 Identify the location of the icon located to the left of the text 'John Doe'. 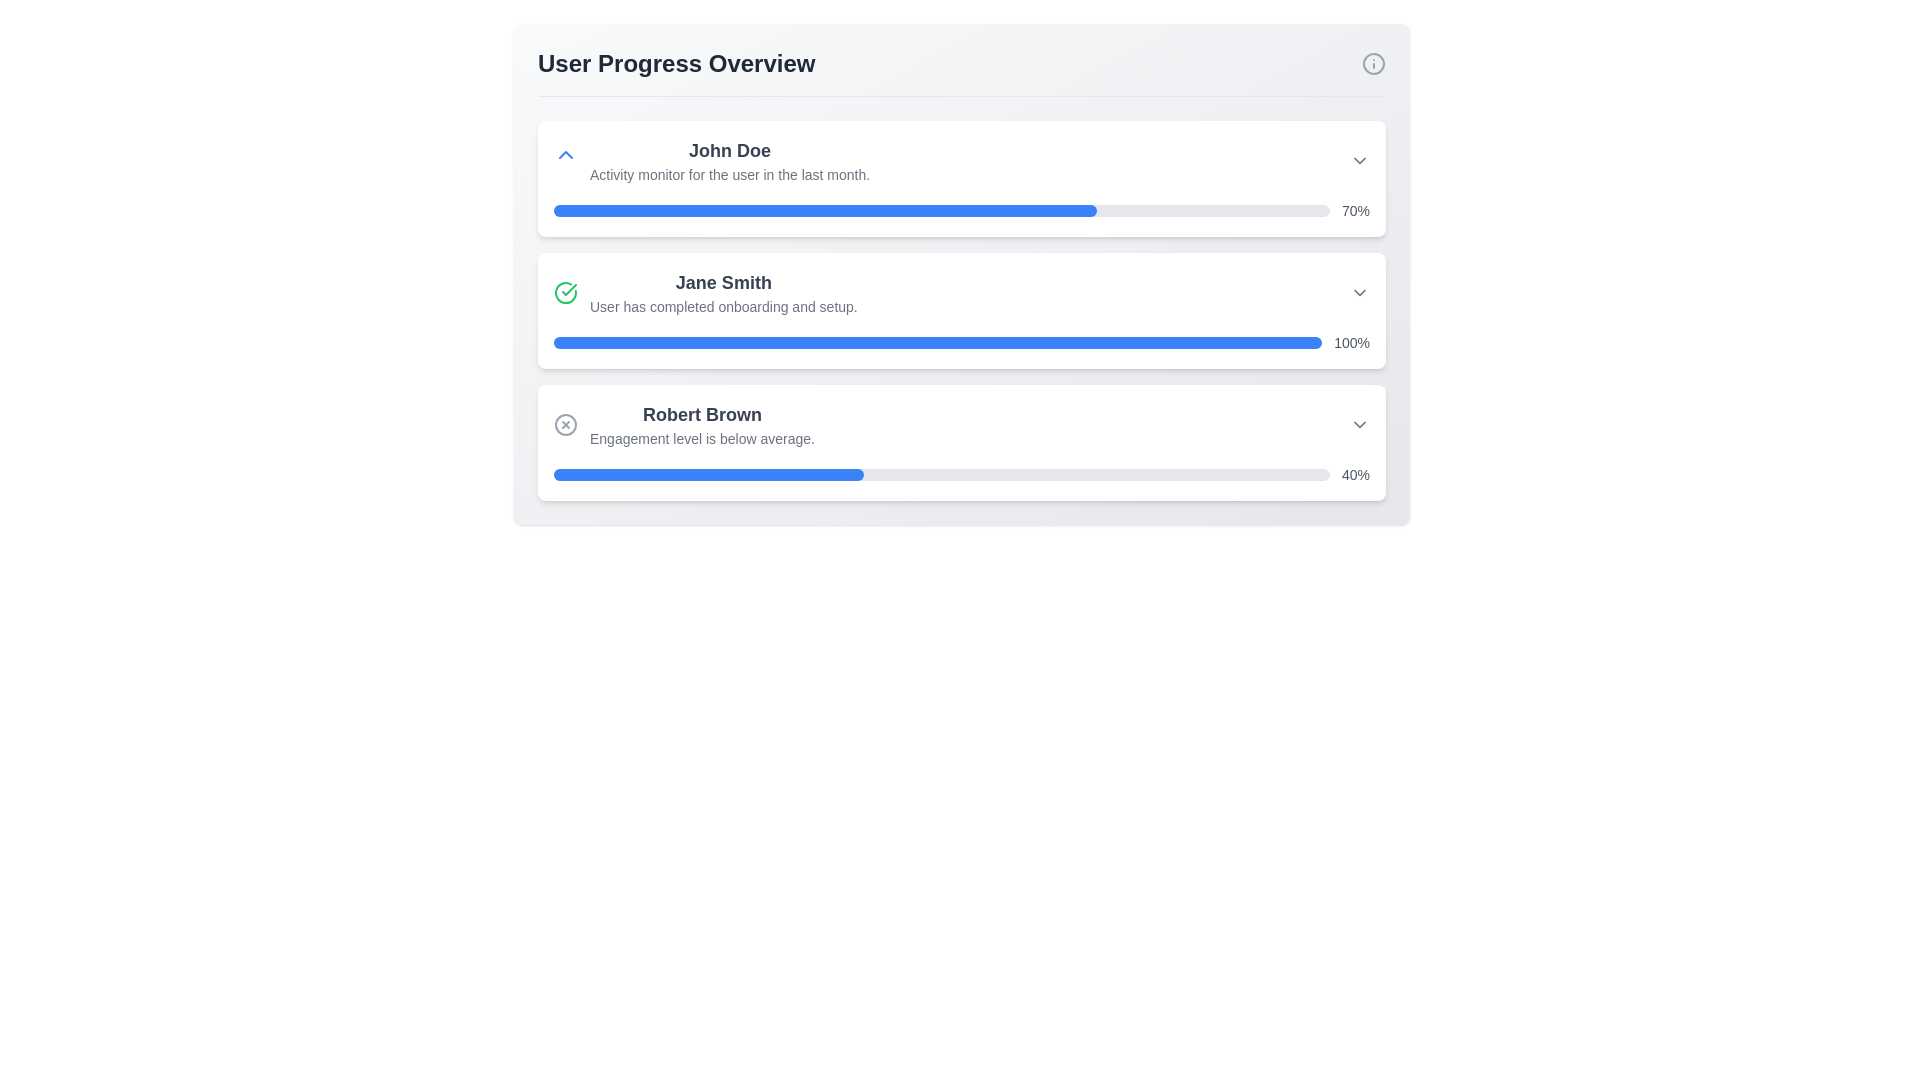
(565, 157).